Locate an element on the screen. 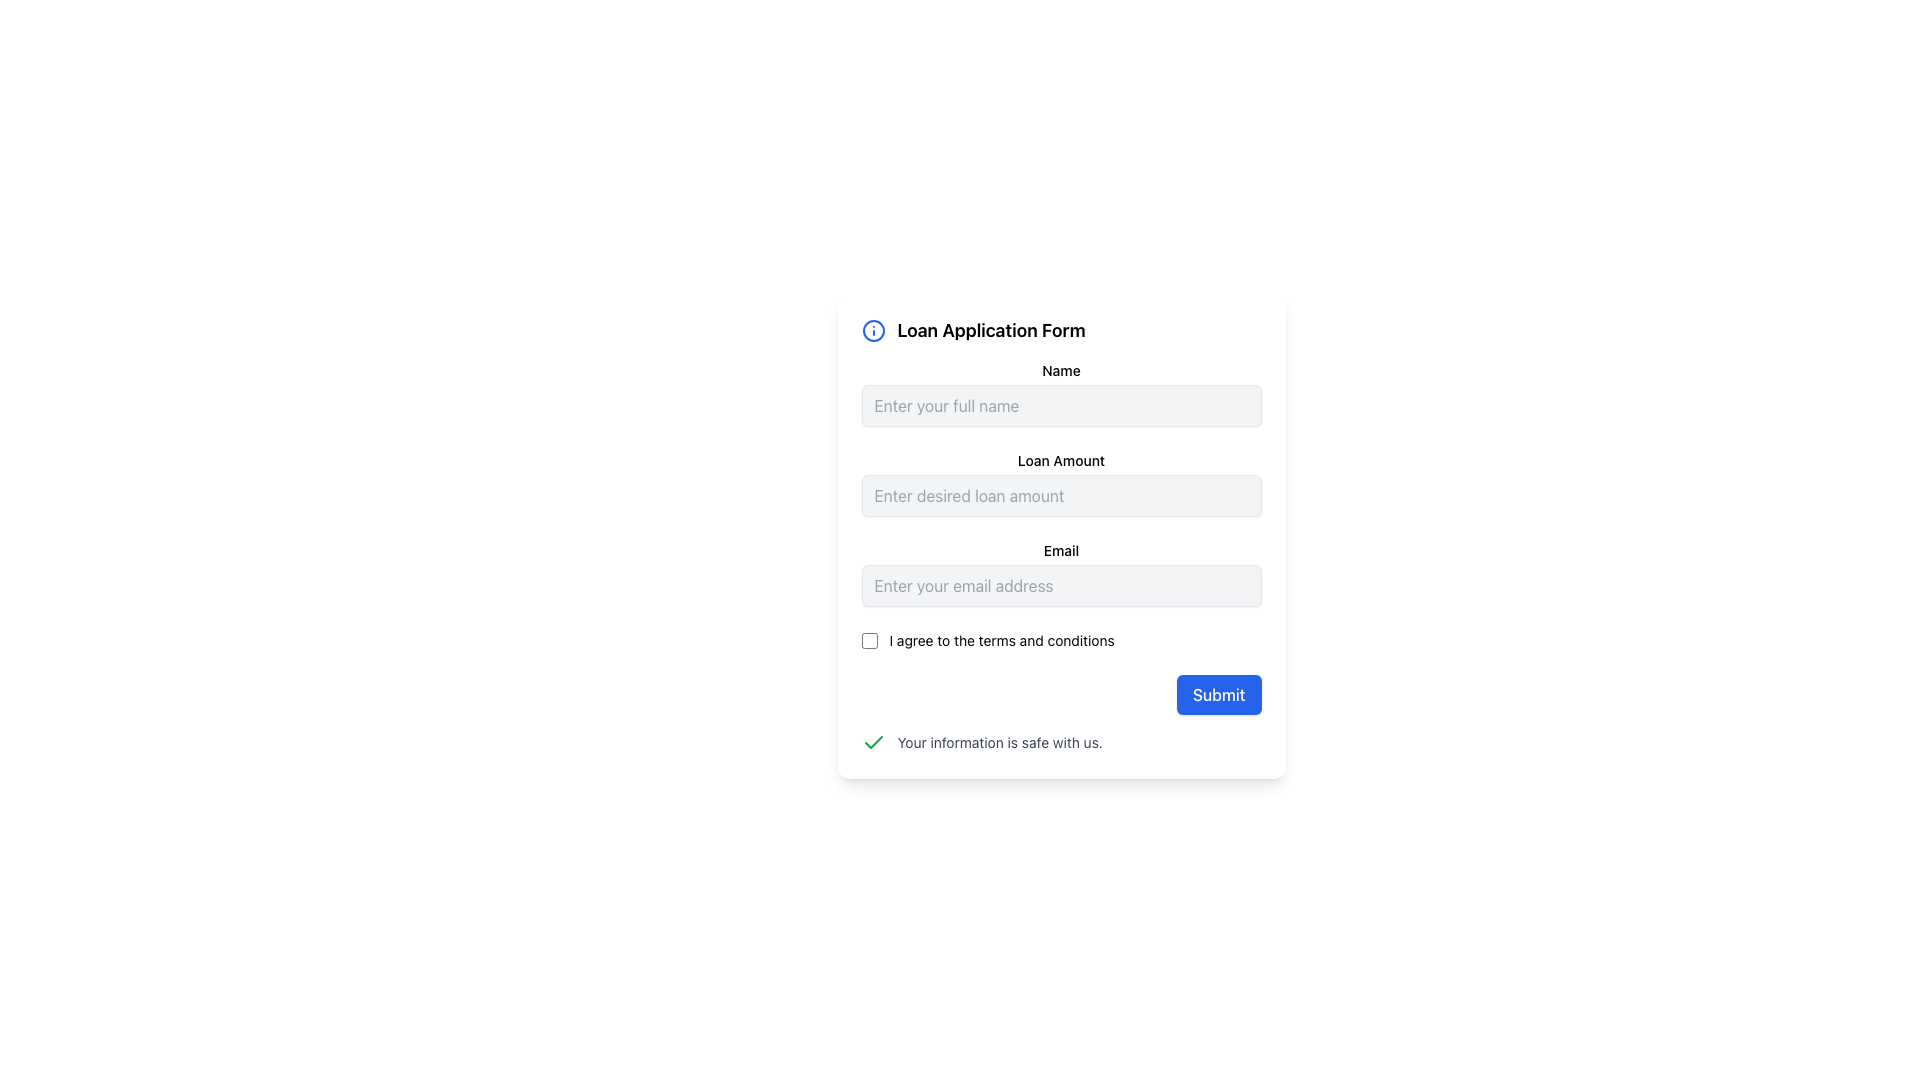  the text label 'I agree to the terms and conditions' of the checkbox element located above the 'Submit' button is located at coordinates (1060, 640).